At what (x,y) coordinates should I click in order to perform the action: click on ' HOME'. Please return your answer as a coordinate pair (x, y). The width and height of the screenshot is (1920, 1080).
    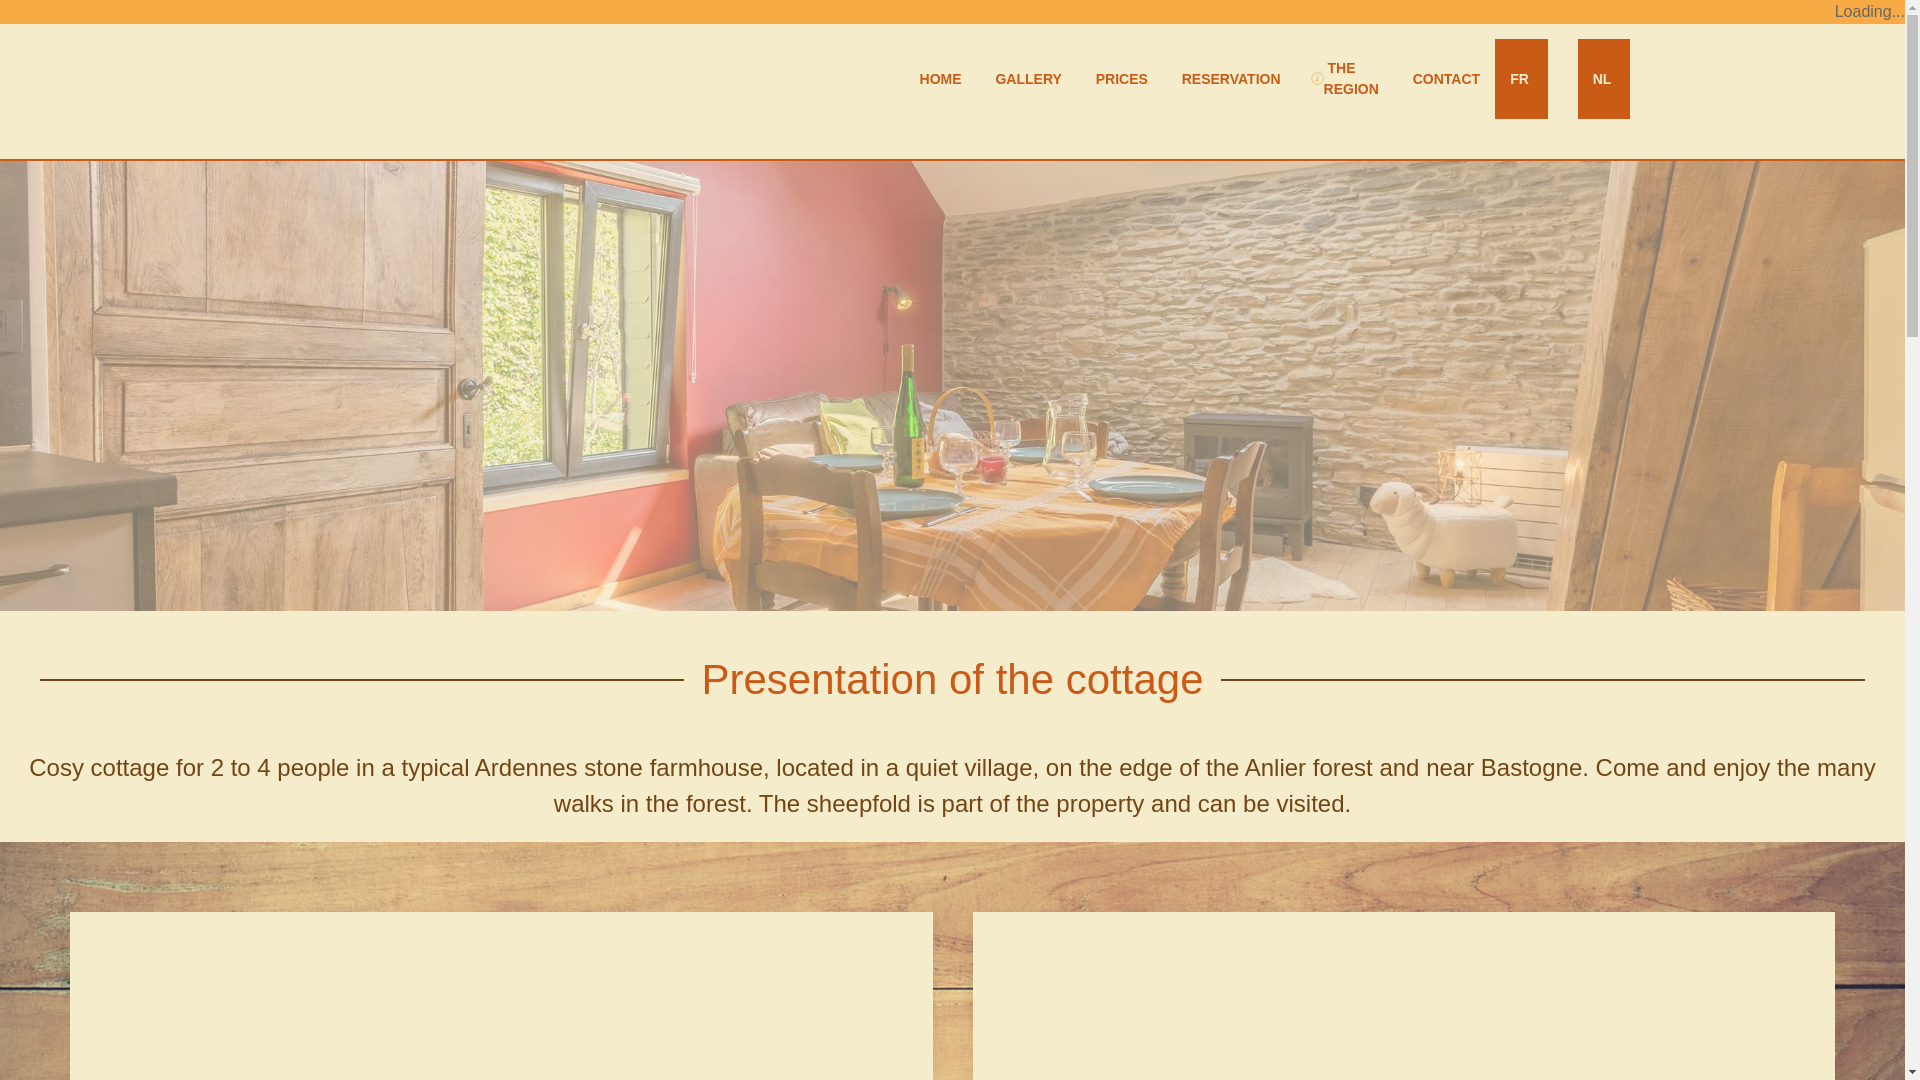
    Looking at the image, I should click on (938, 77).